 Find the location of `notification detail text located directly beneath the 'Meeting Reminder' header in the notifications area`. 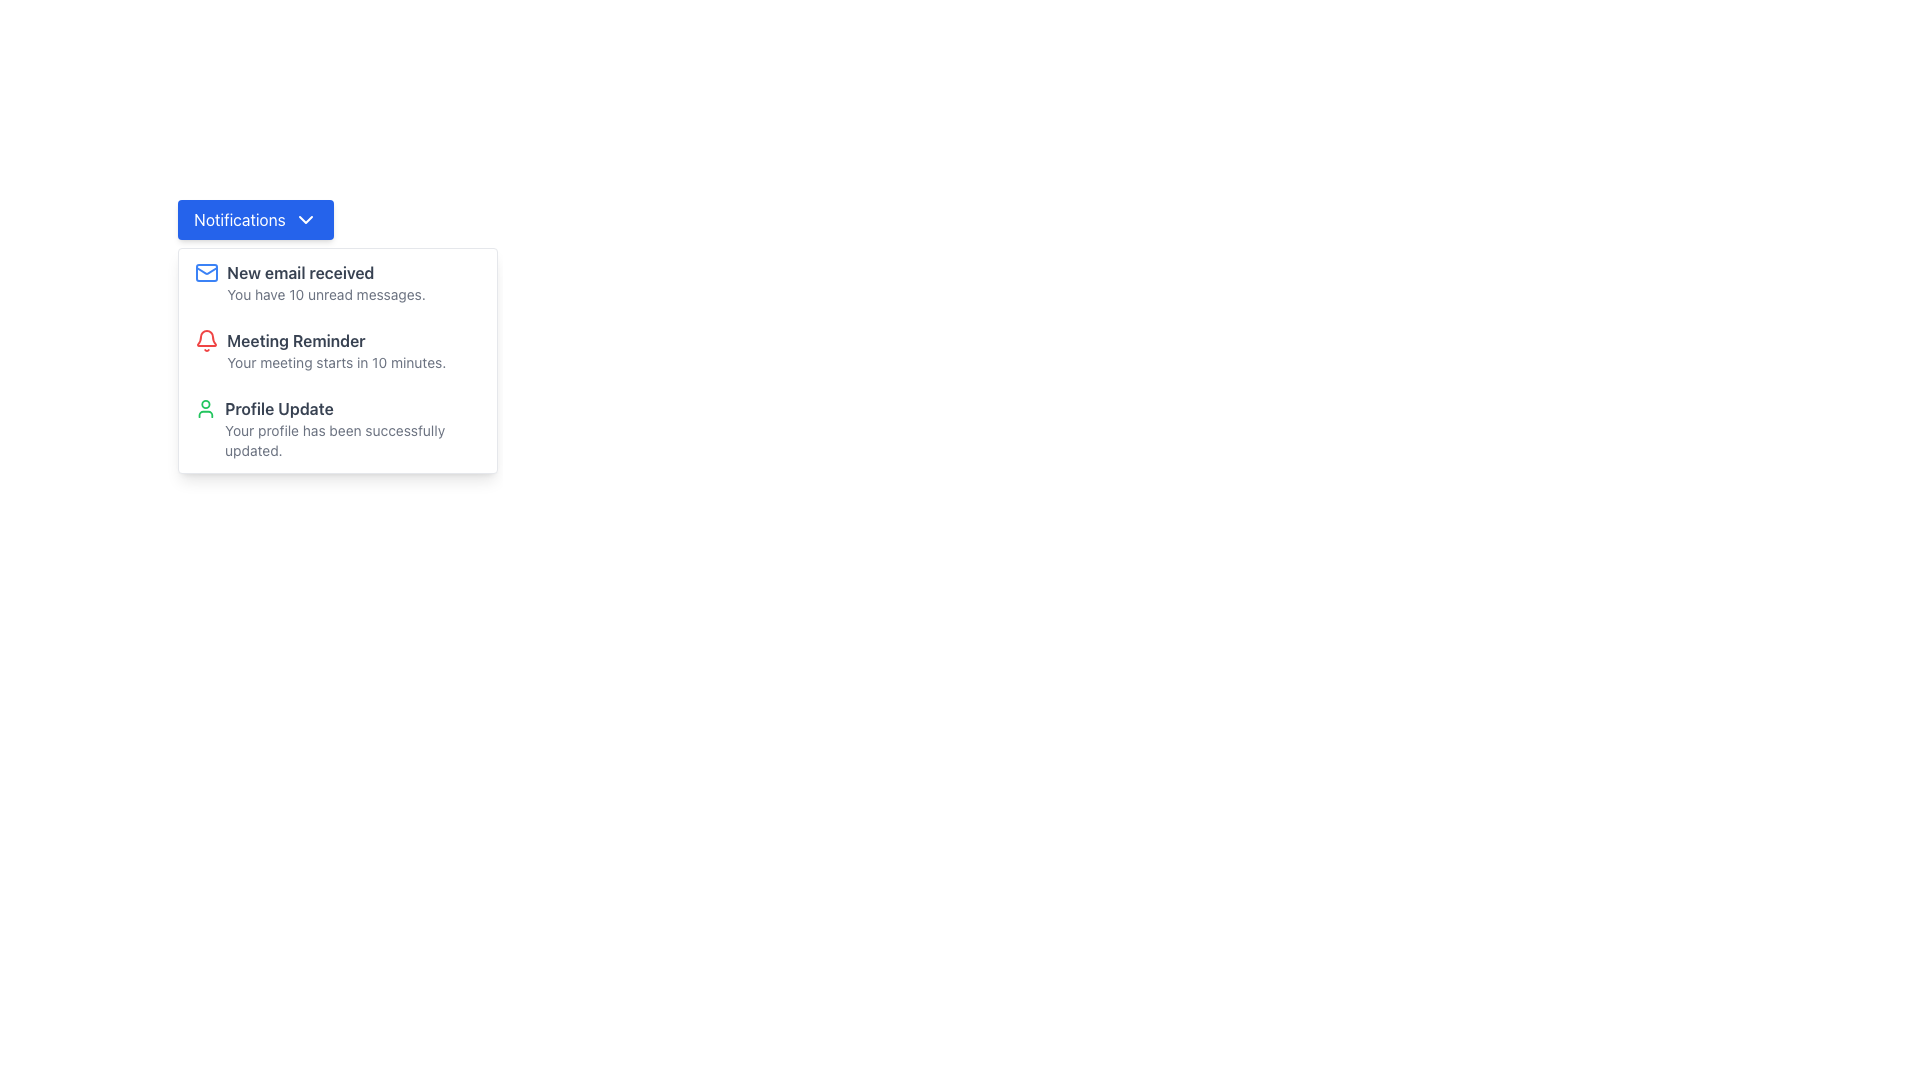

notification detail text located directly beneath the 'Meeting Reminder' header in the notifications area is located at coordinates (336, 362).